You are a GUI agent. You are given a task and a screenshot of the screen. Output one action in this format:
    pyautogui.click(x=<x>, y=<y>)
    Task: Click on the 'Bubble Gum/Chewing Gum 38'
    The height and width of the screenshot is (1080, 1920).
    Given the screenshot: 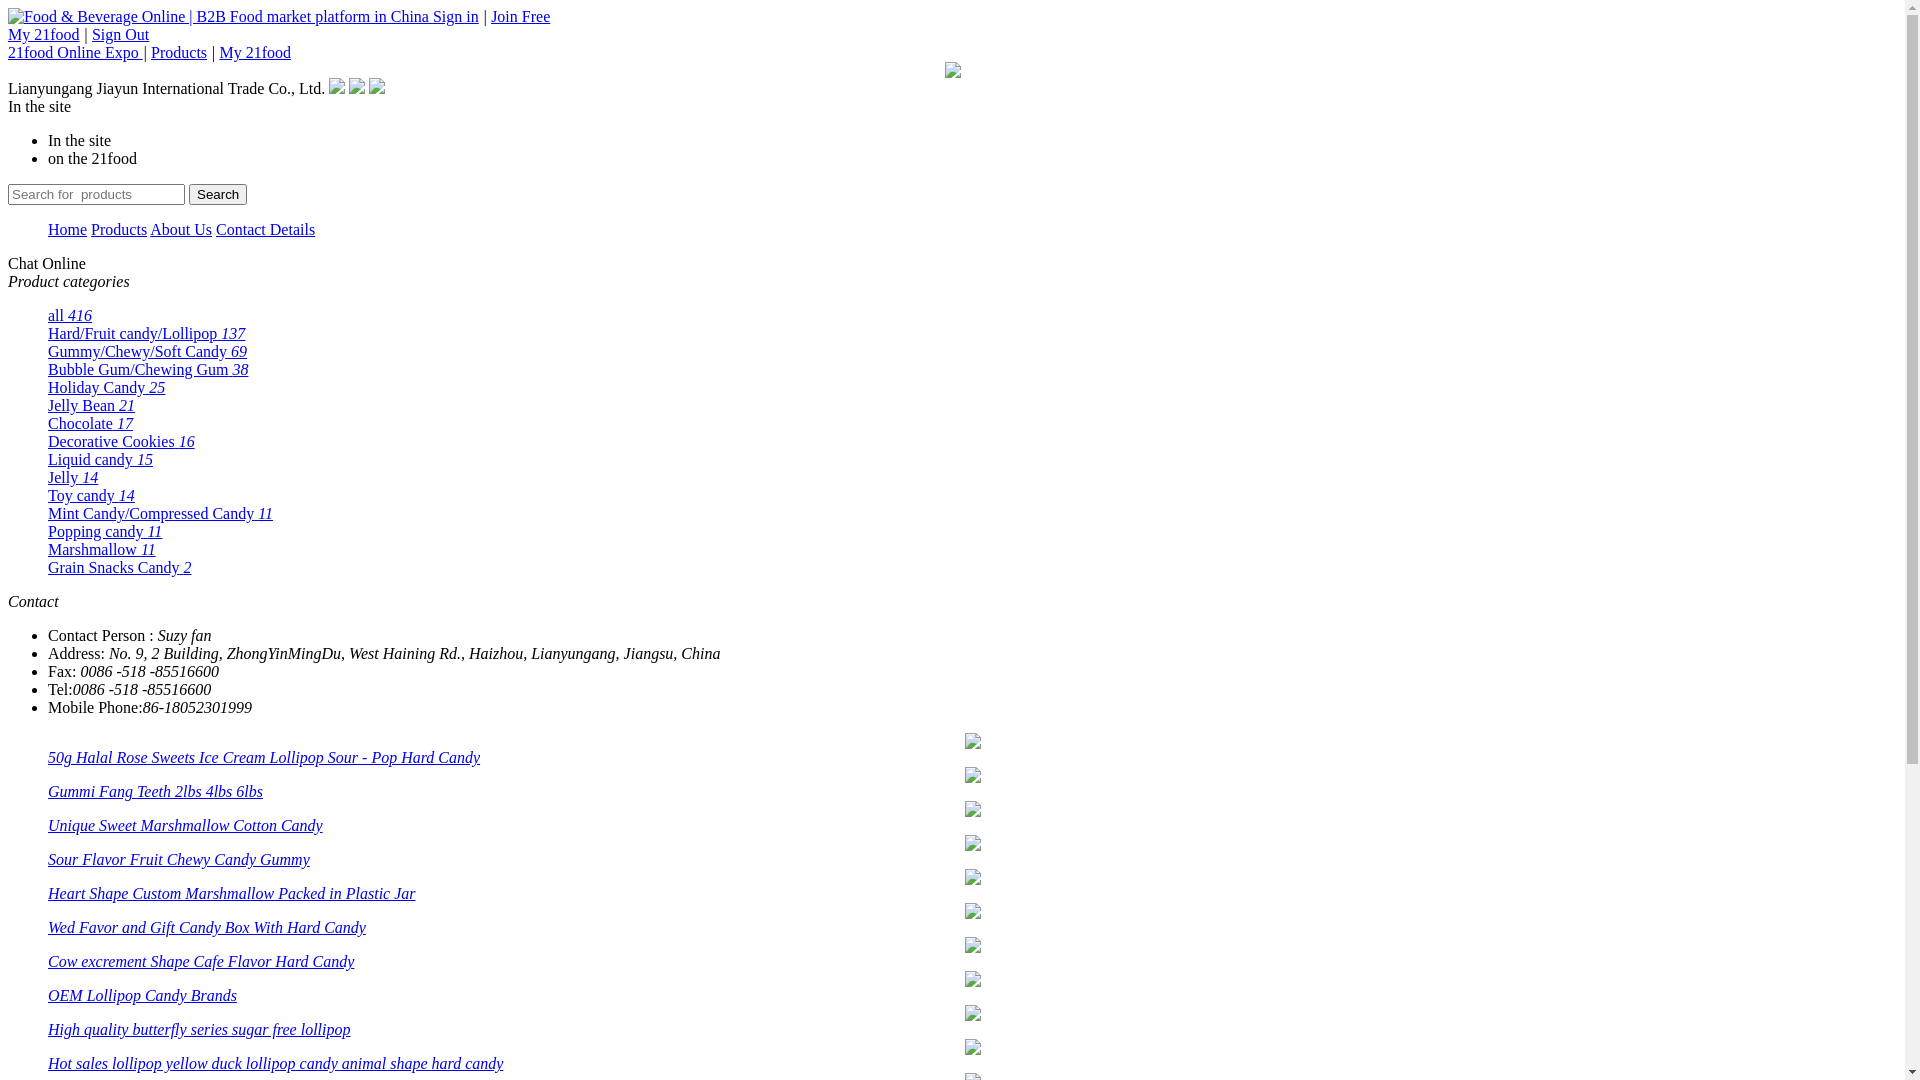 What is the action you would take?
    pyautogui.click(x=147, y=369)
    